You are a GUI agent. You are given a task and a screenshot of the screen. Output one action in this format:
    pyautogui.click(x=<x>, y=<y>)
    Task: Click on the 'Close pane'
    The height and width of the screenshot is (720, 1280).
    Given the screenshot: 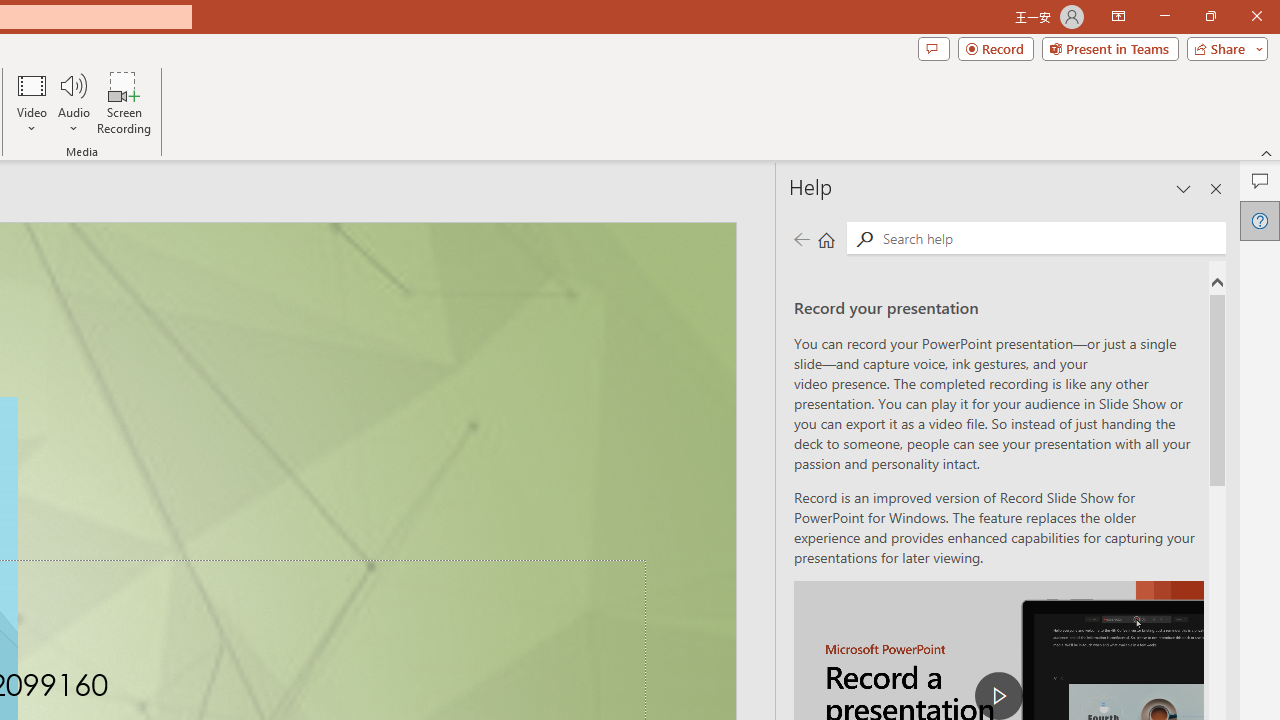 What is the action you would take?
    pyautogui.click(x=1215, y=189)
    